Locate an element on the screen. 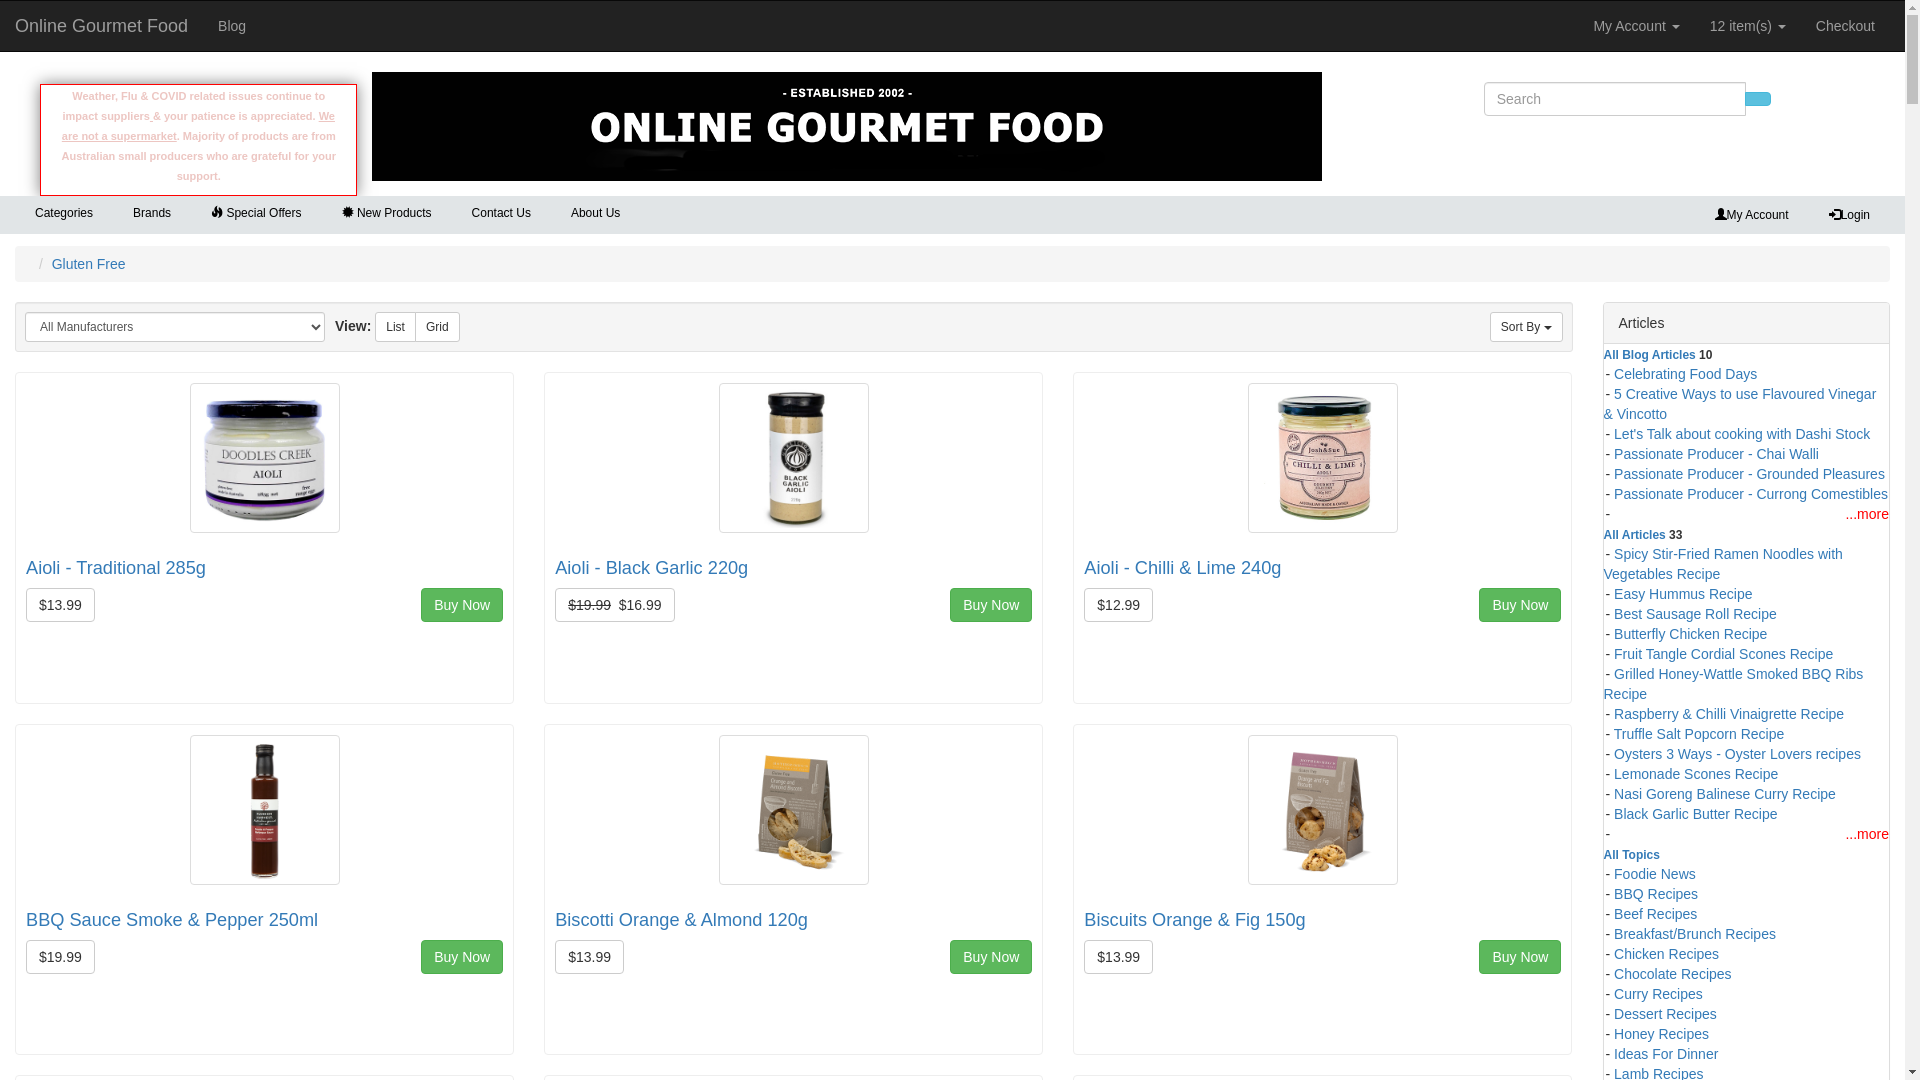 The width and height of the screenshot is (1920, 1080). 'Lemonade Scones Recipe' is located at coordinates (1694, 770).